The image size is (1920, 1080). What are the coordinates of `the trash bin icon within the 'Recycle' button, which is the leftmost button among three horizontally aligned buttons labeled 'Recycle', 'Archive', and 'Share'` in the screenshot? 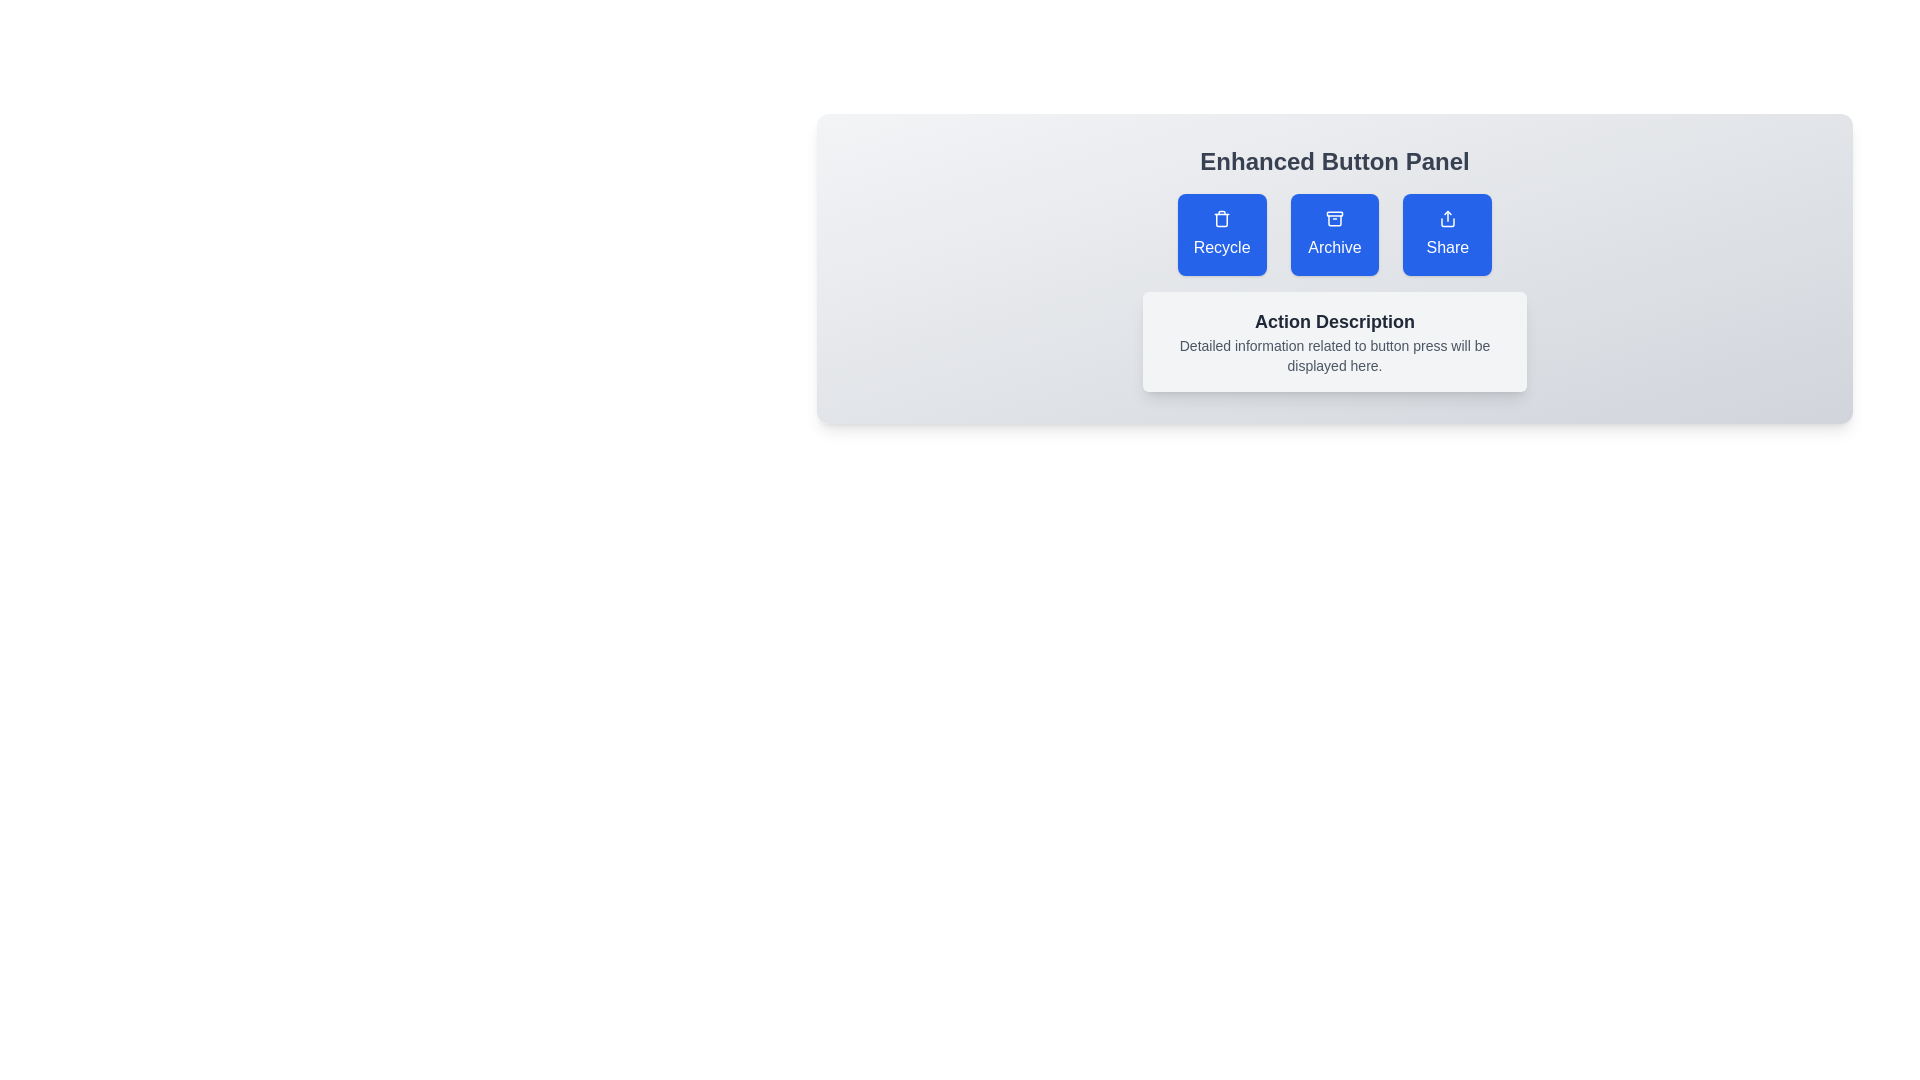 It's located at (1221, 219).